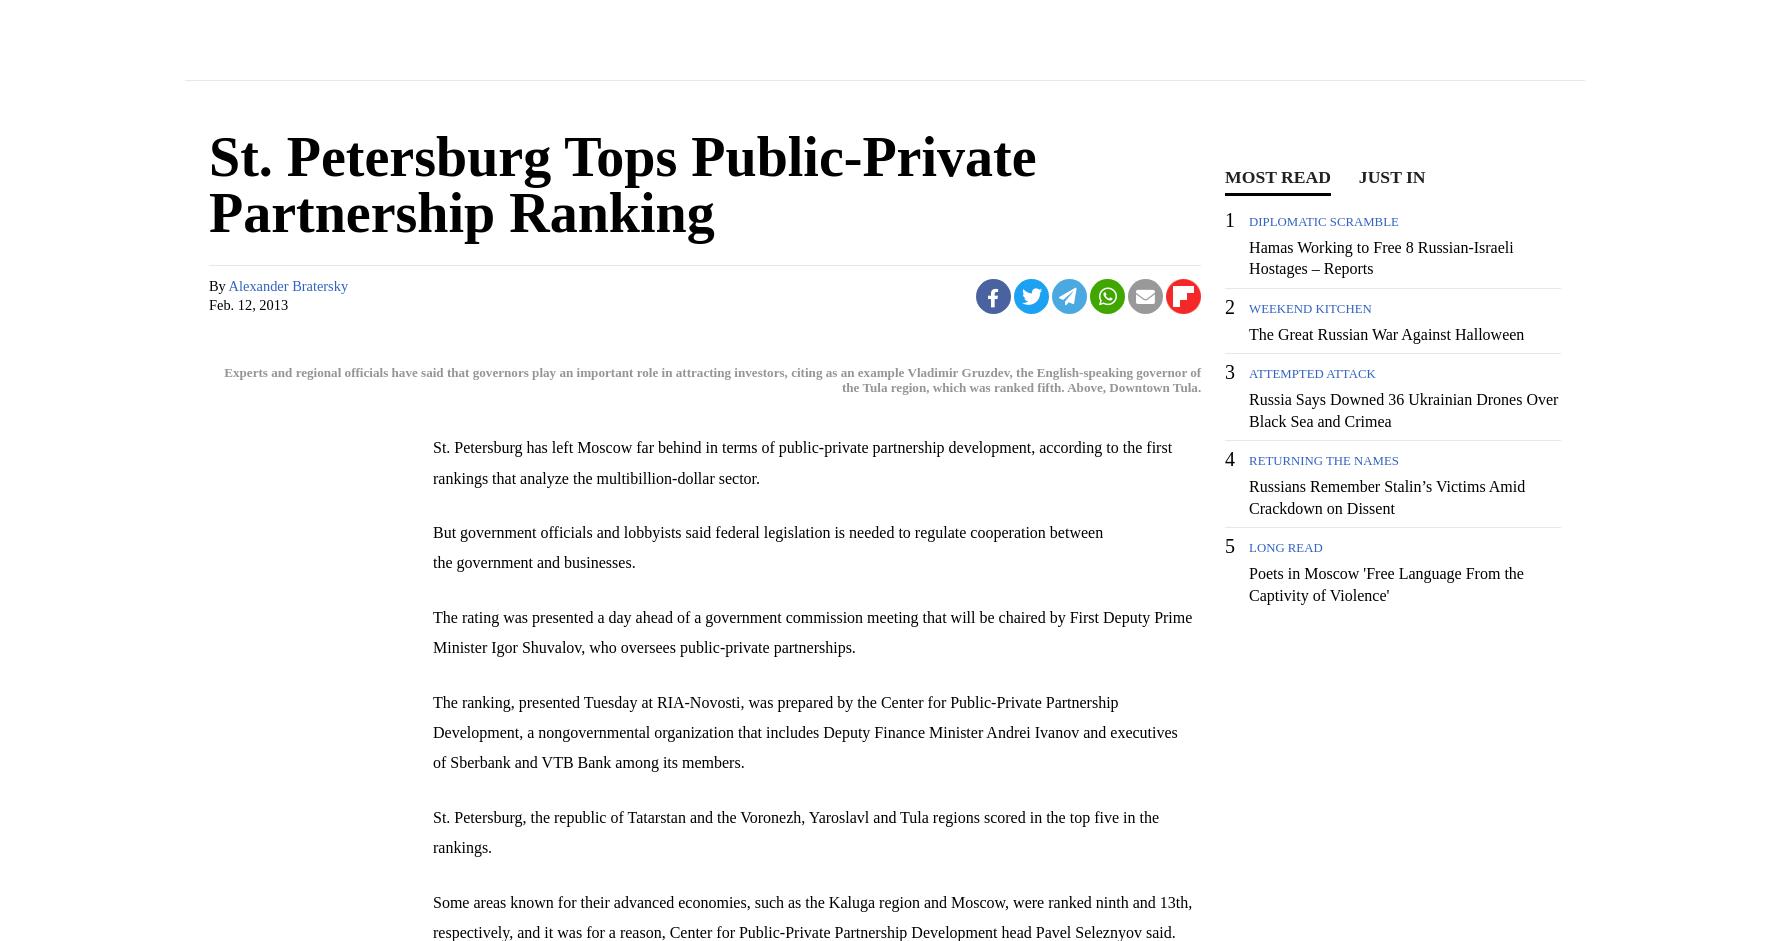 This screenshot has width=1770, height=941. I want to click on 'Some areas known for their advanced economies, such as the Kaluga region and Moscow, were ranked ninth and 13th, respectively, and it was for a reason, Center for Public-Private Partnership Development head Pavel Seleznyov said.', so click(812, 916).